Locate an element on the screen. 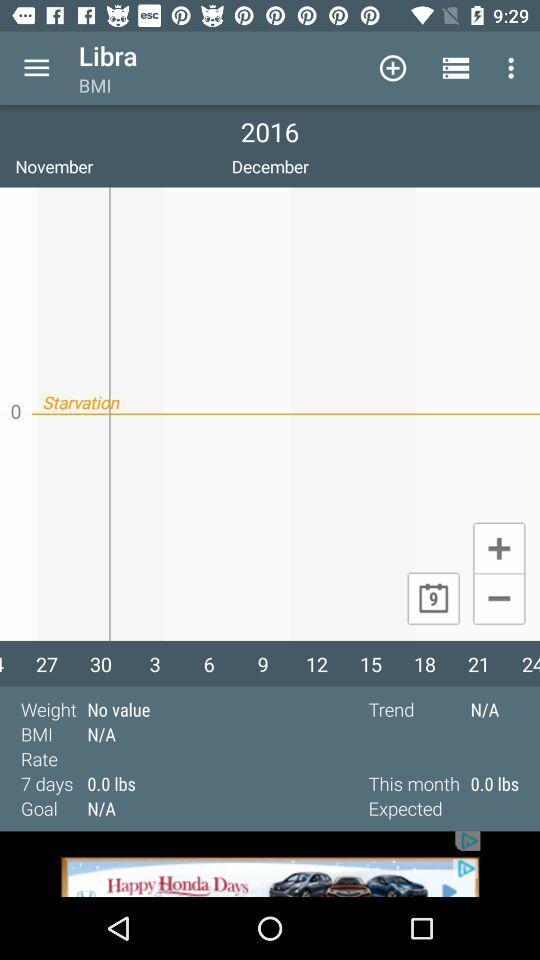 The image size is (540, 960). menu icon is located at coordinates (36, 68).